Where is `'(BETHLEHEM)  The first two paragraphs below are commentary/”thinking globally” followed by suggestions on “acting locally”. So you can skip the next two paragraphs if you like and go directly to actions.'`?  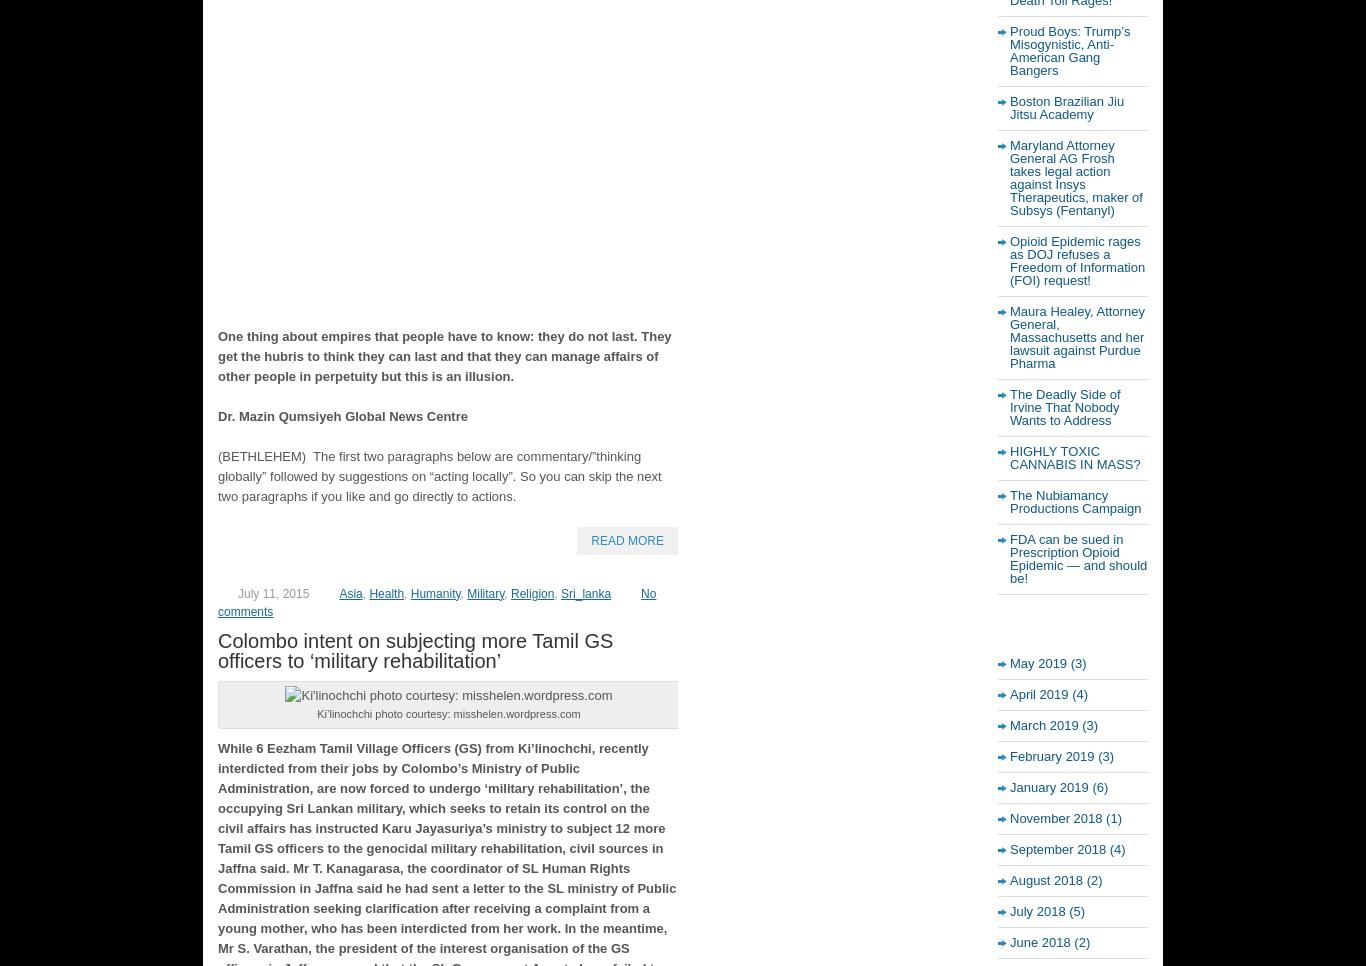
'(BETHLEHEM)  The first two paragraphs below are commentary/”thinking globally” followed by suggestions on “acting locally”. So you can skip the next two paragraphs if you like and go directly to actions.' is located at coordinates (438, 475).